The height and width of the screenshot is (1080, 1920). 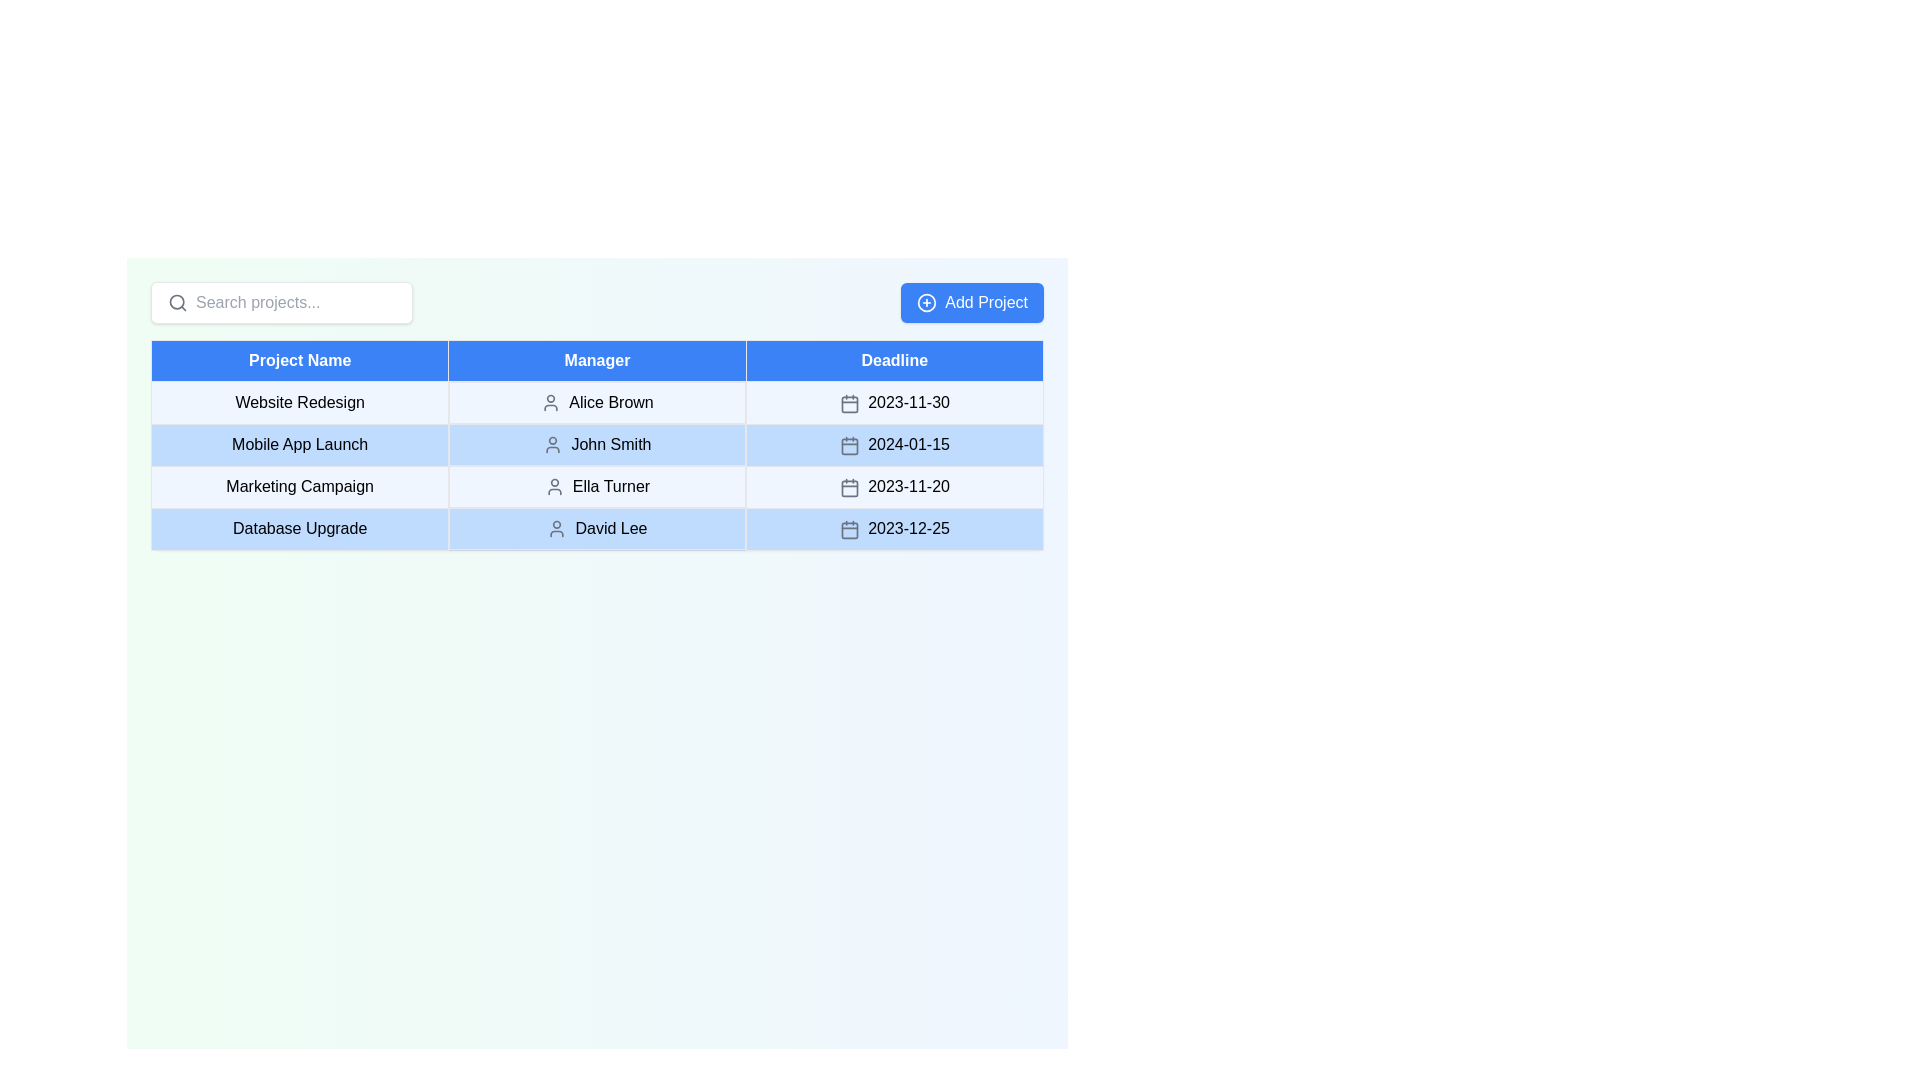 I want to click on the date text label '2024-01-15' in the Deadline column of the table for the project 'Mobile App Launch' managed by 'John Smith', so click(x=893, y=443).